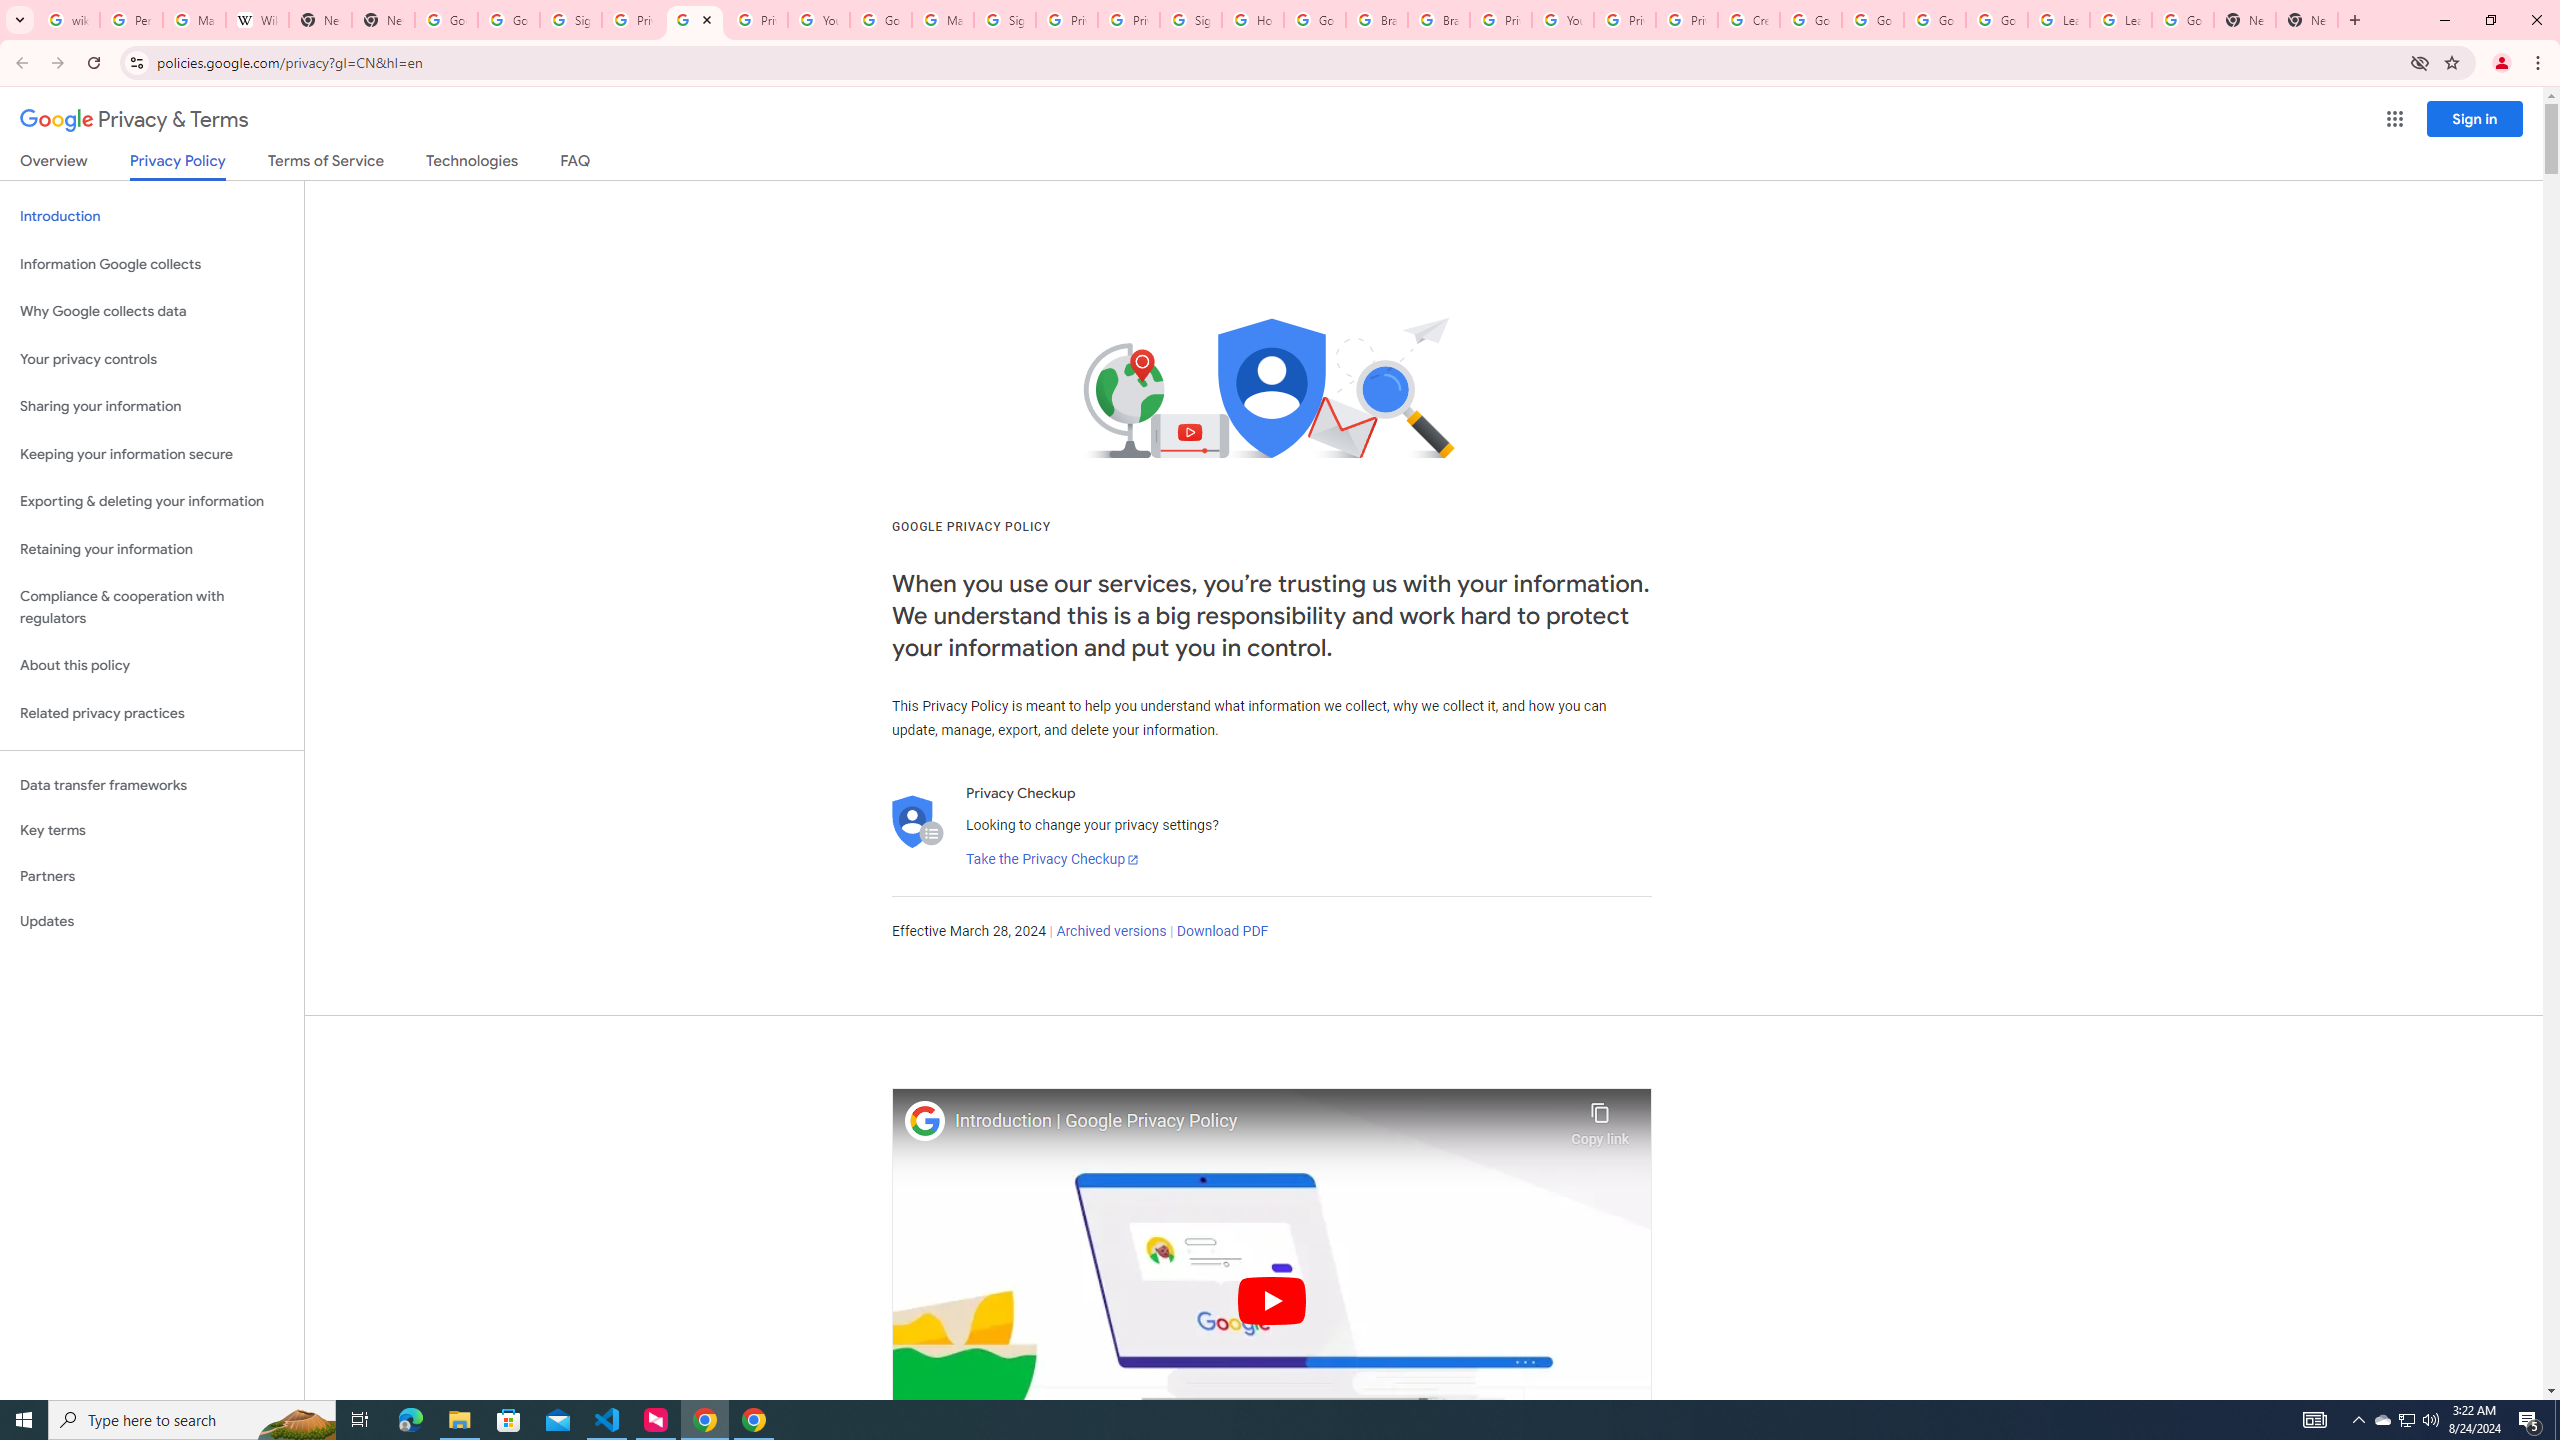 The height and width of the screenshot is (1440, 2560). What do you see at coordinates (1377, 19) in the screenshot?
I see `'Brand Resource Center'` at bounding box center [1377, 19].